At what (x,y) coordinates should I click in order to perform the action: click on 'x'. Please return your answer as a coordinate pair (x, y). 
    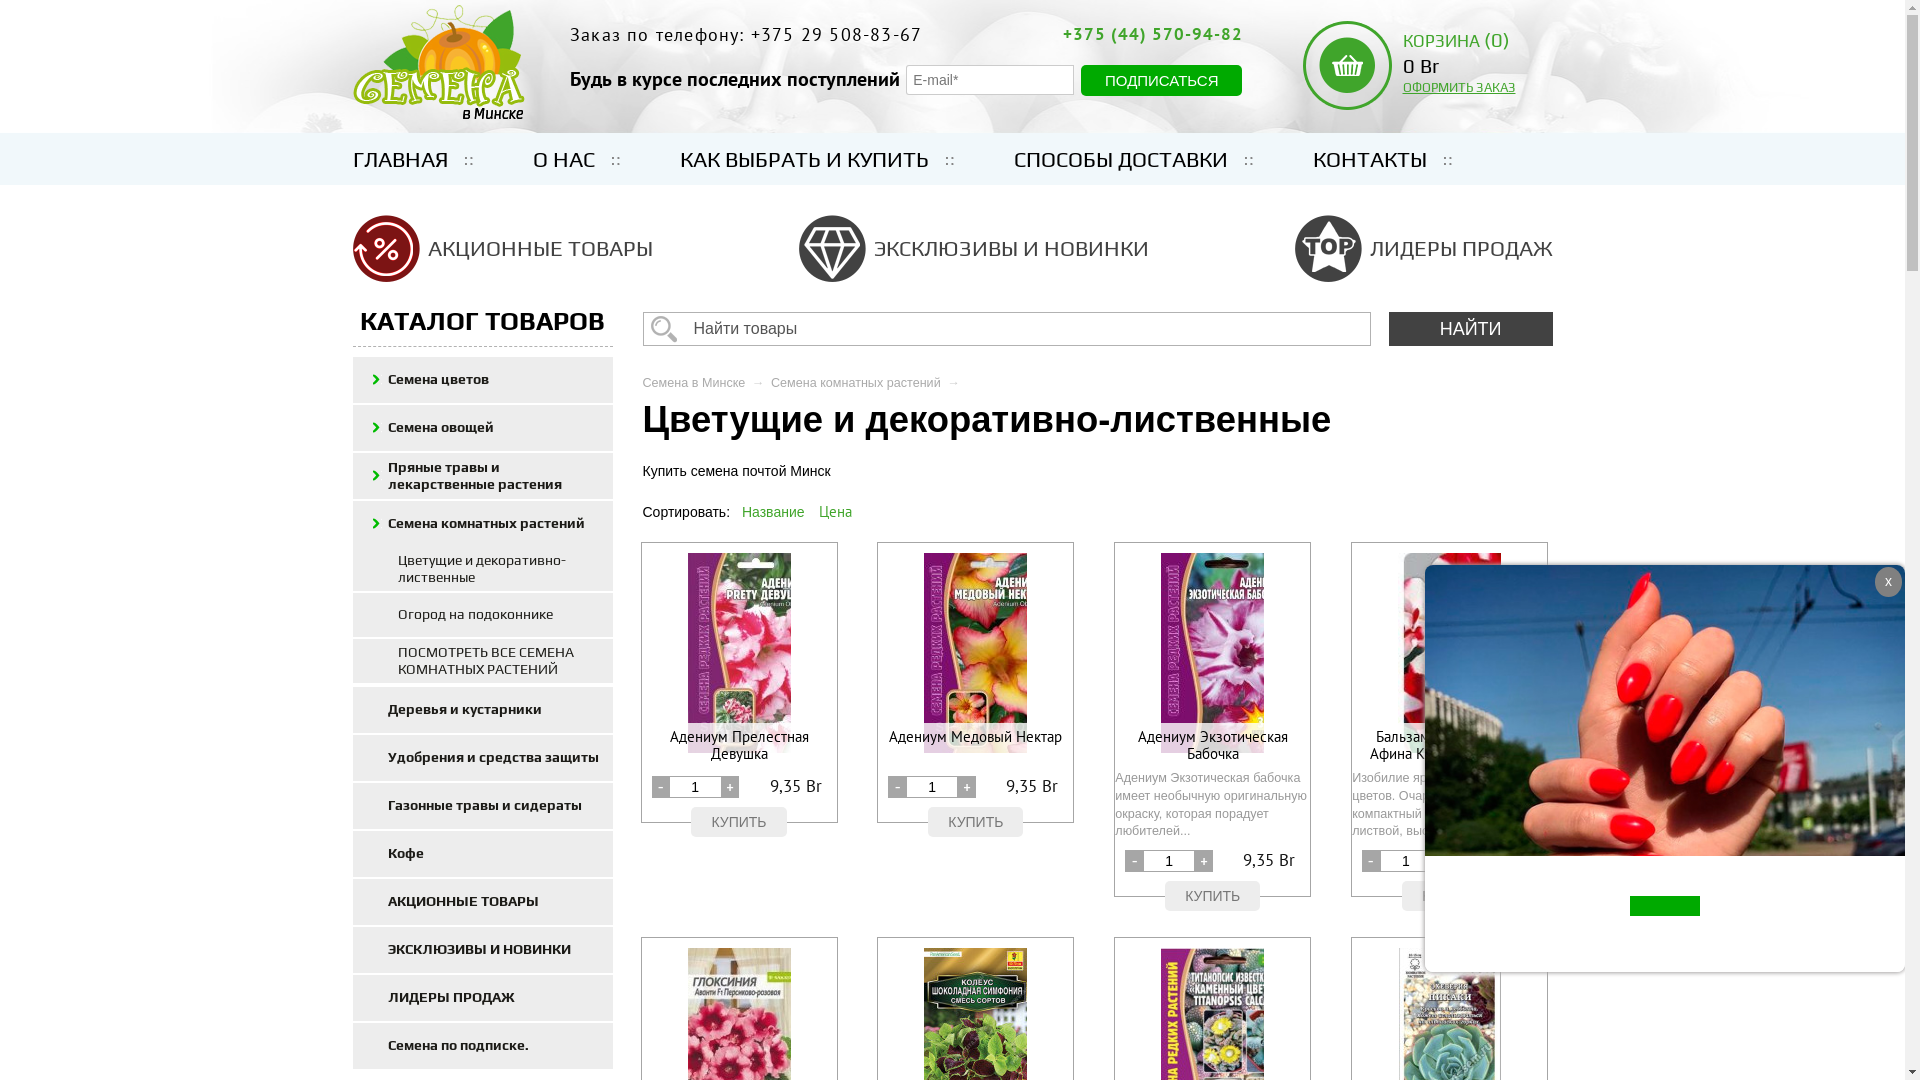
    Looking at the image, I should click on (1887, 582).